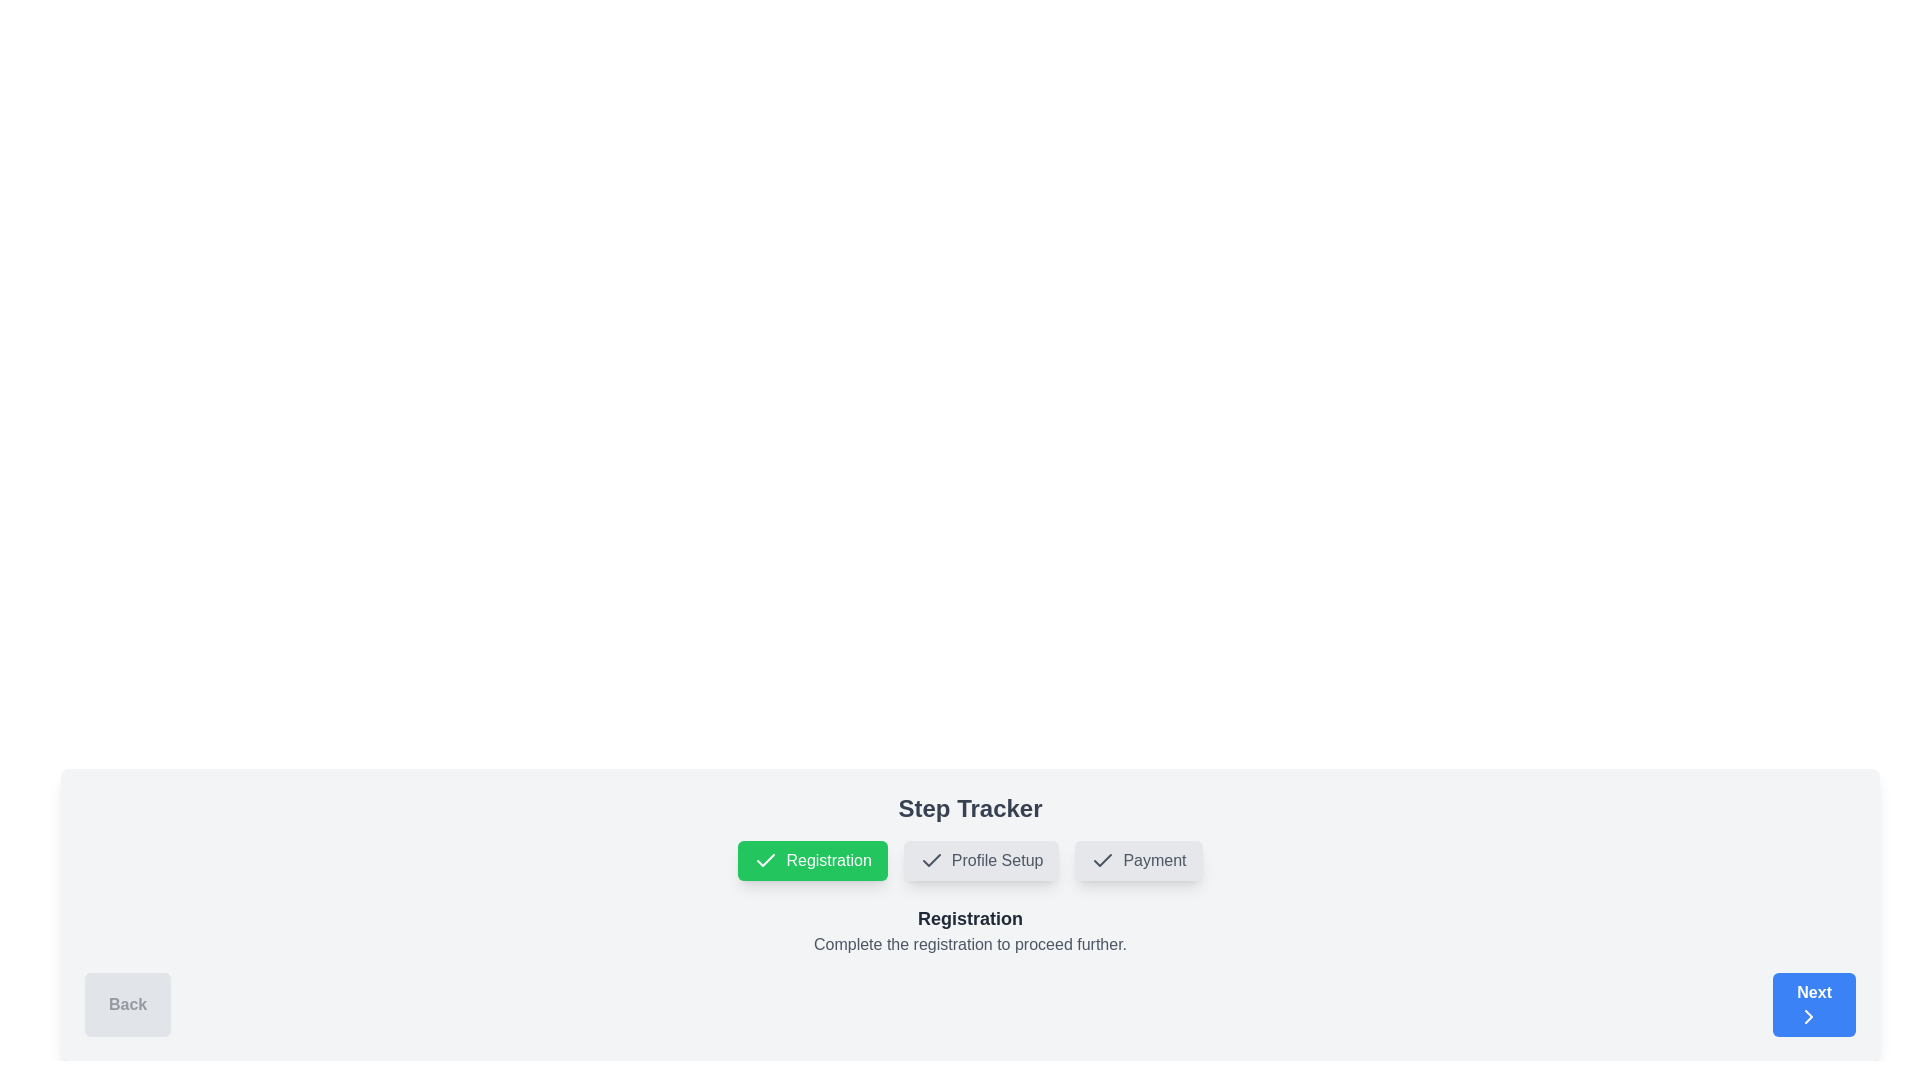 The image size is (1920, 1080). Describe the element at coordinates (765, 859) in the screenshot. I see `the visual feedback of the checkmark icon indicating the completion status of the 'Registration' step in the step tracker` at that location.